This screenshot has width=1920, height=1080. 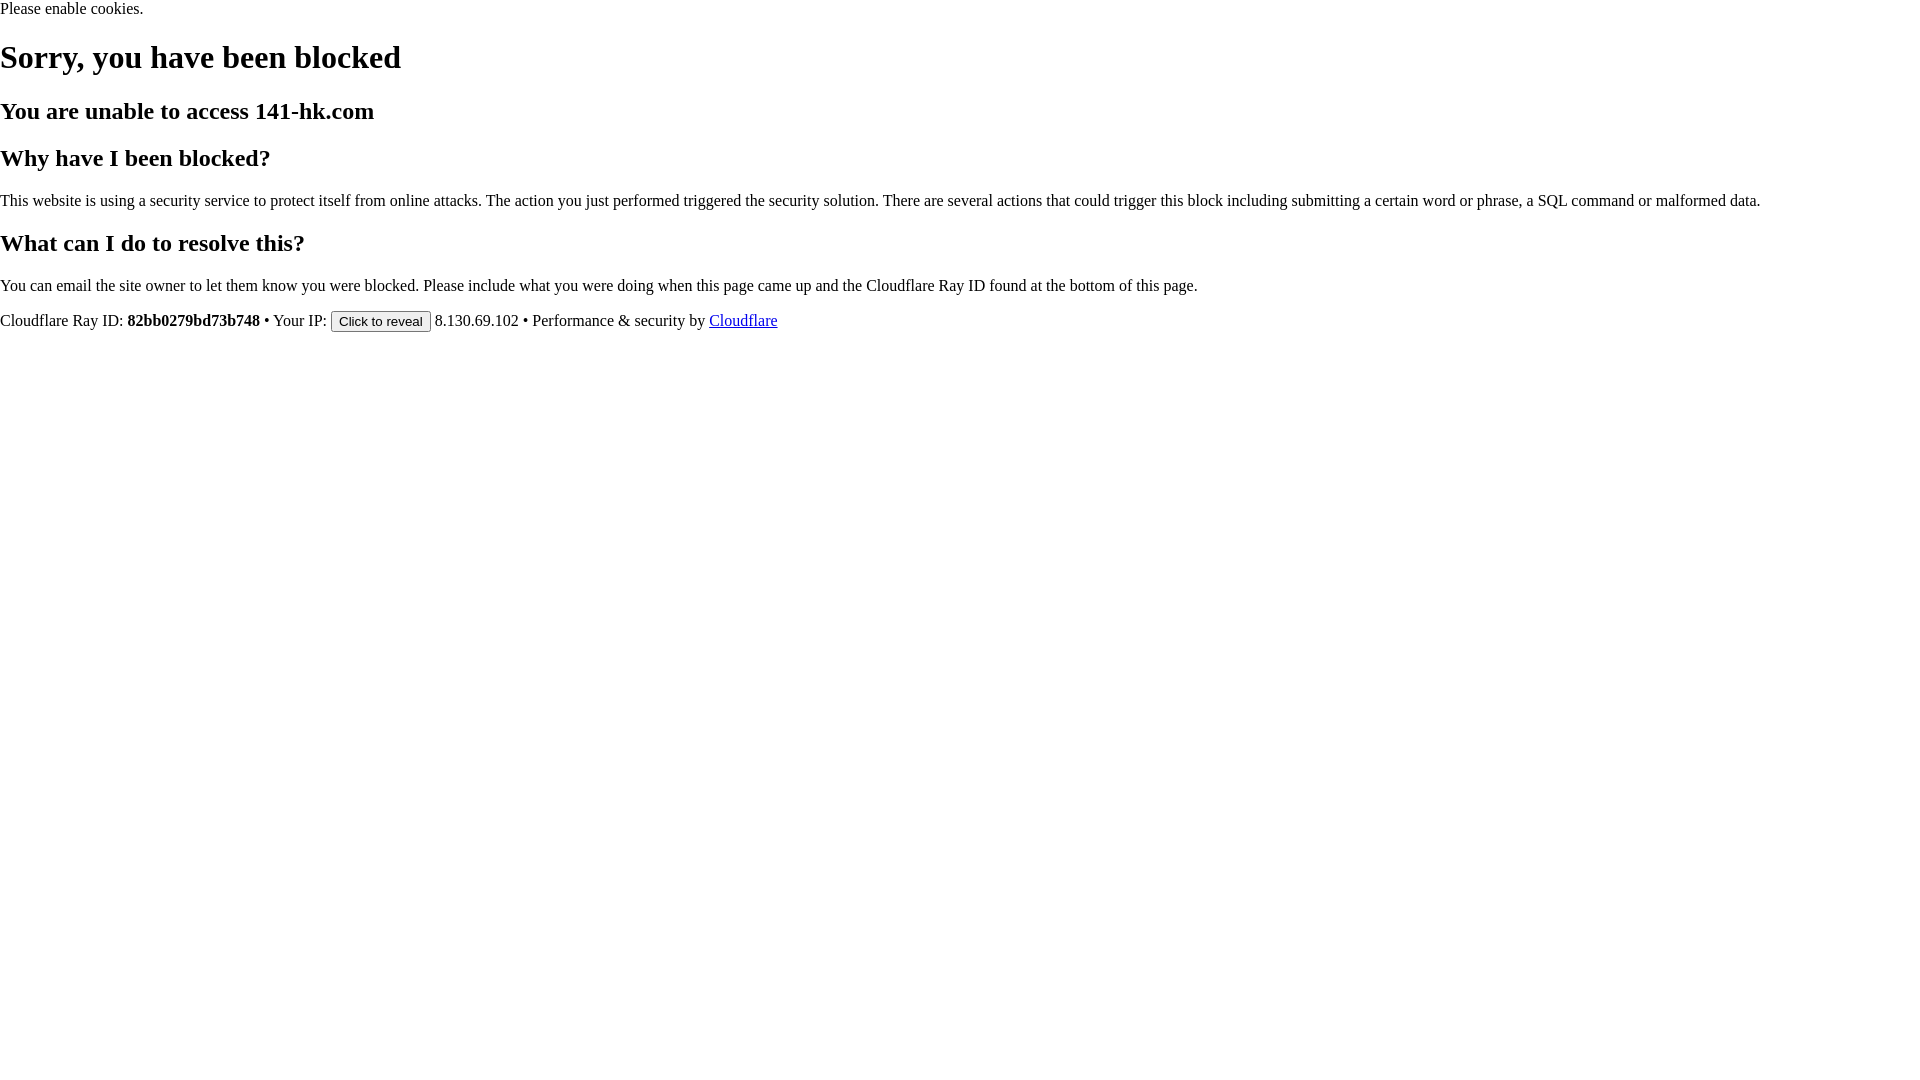 I want to click on 'Click to reveal', so click(x=380, y=319).